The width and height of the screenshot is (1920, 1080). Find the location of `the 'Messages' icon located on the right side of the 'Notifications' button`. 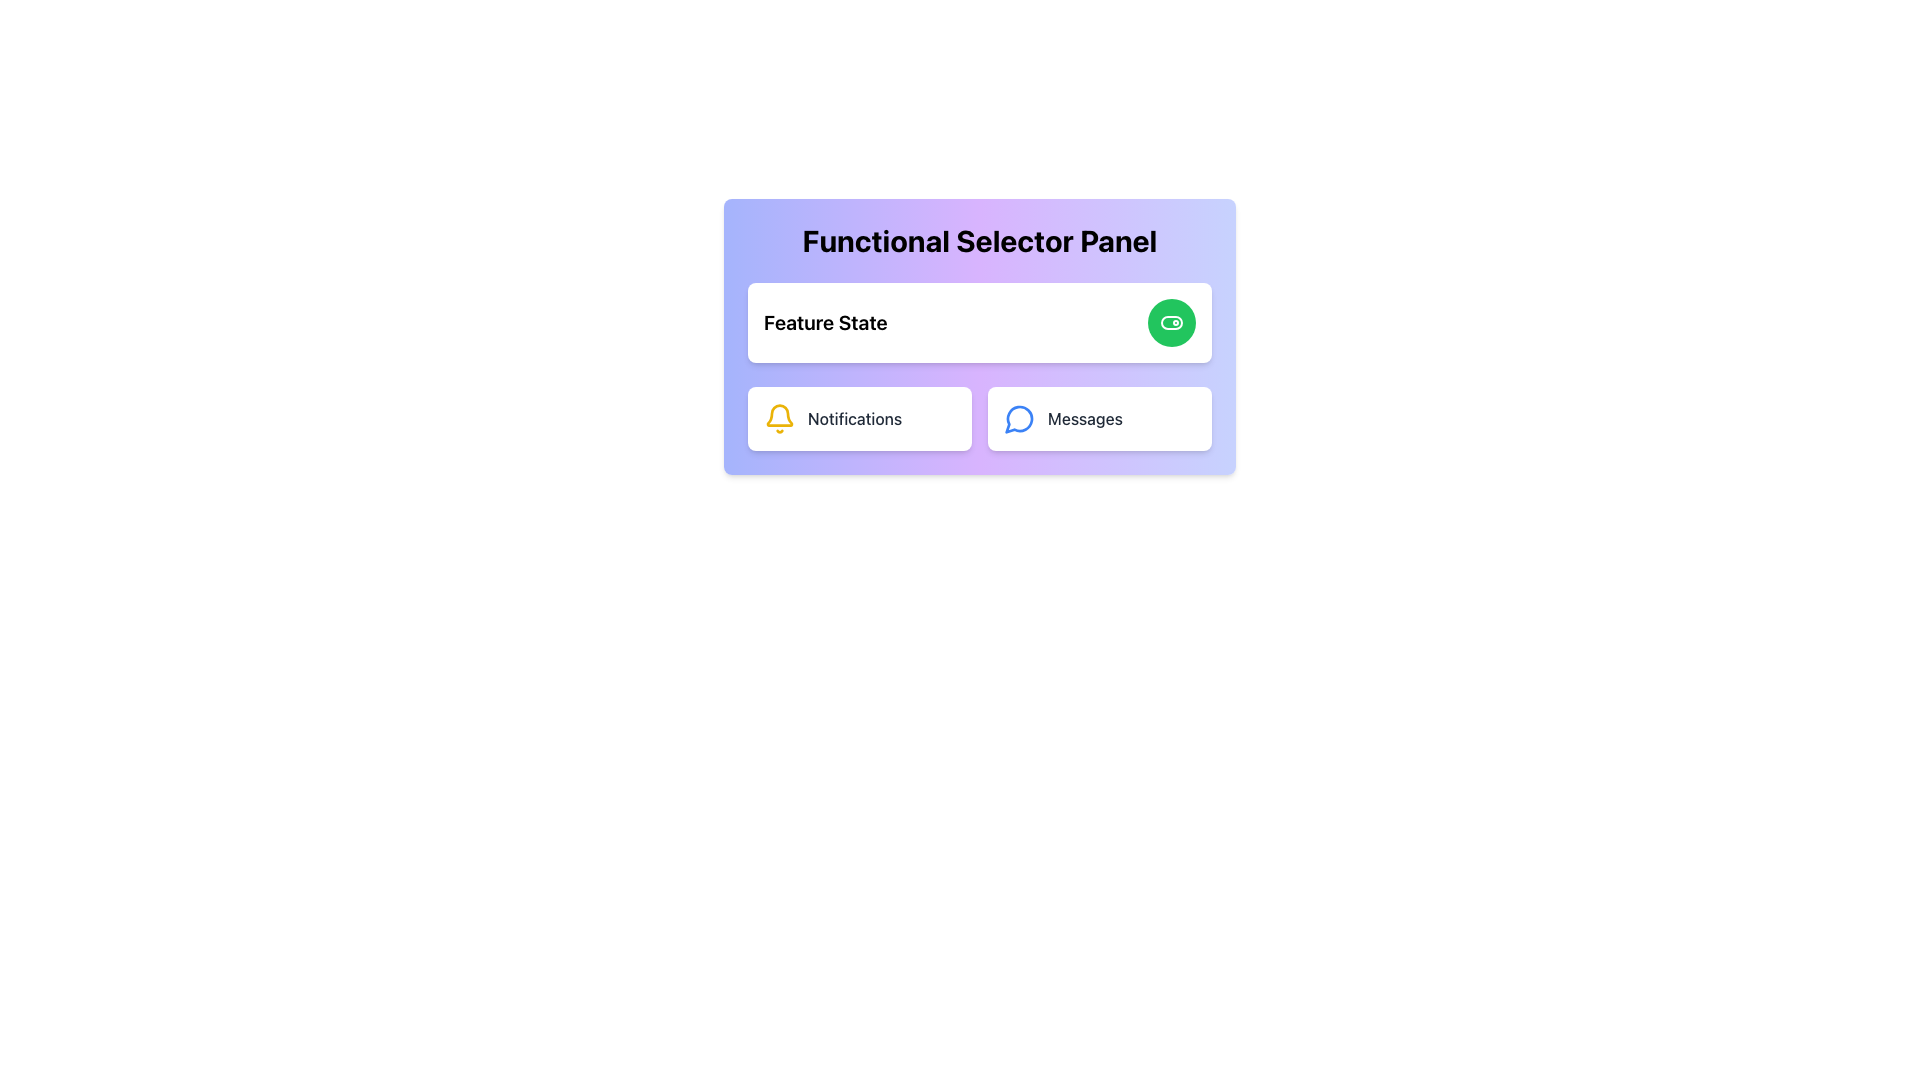

the 'Messages' icon located on the right side of the 'Notifications' button is located at coordinates (1019, 418).